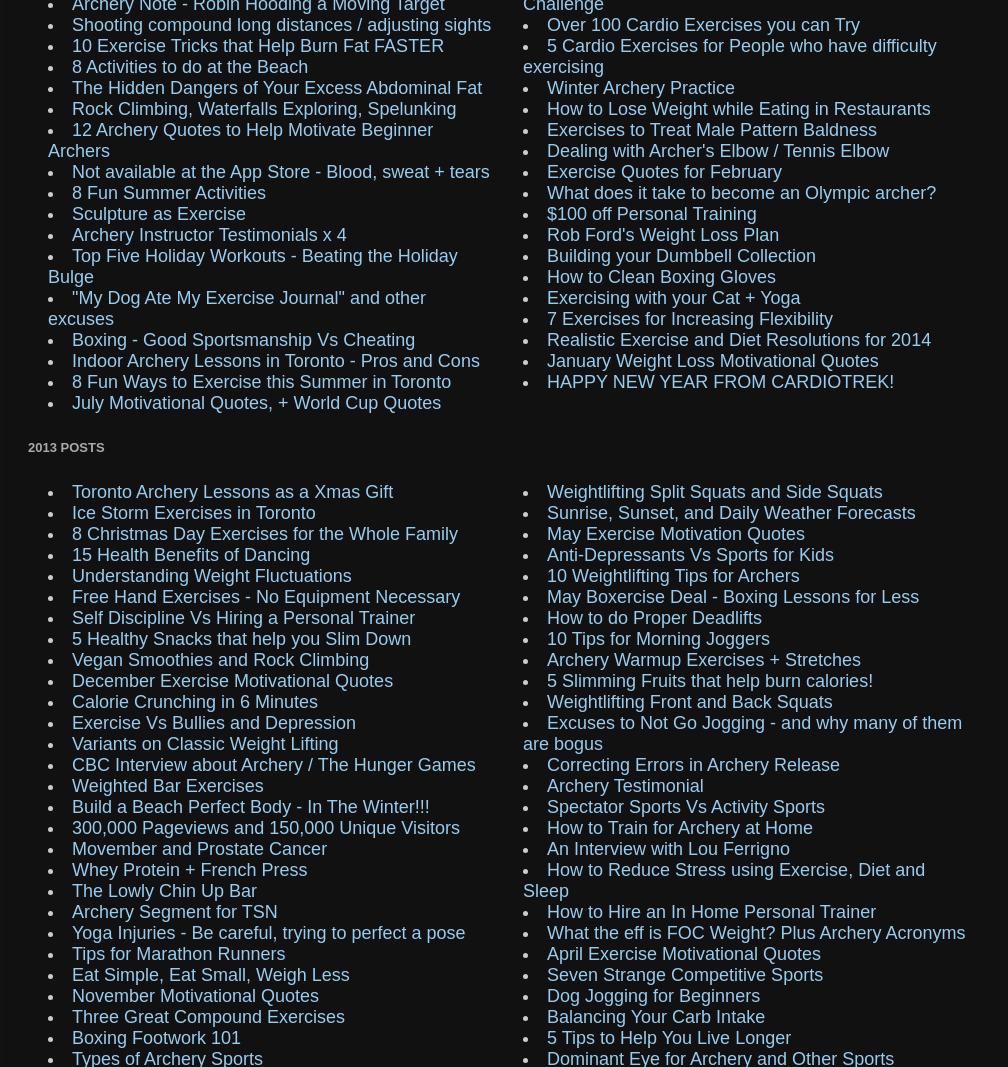 The height and width of the screenshot is (1067, 1008). I want to click on 'Boxing Footwork 101', so click(156, 1037).